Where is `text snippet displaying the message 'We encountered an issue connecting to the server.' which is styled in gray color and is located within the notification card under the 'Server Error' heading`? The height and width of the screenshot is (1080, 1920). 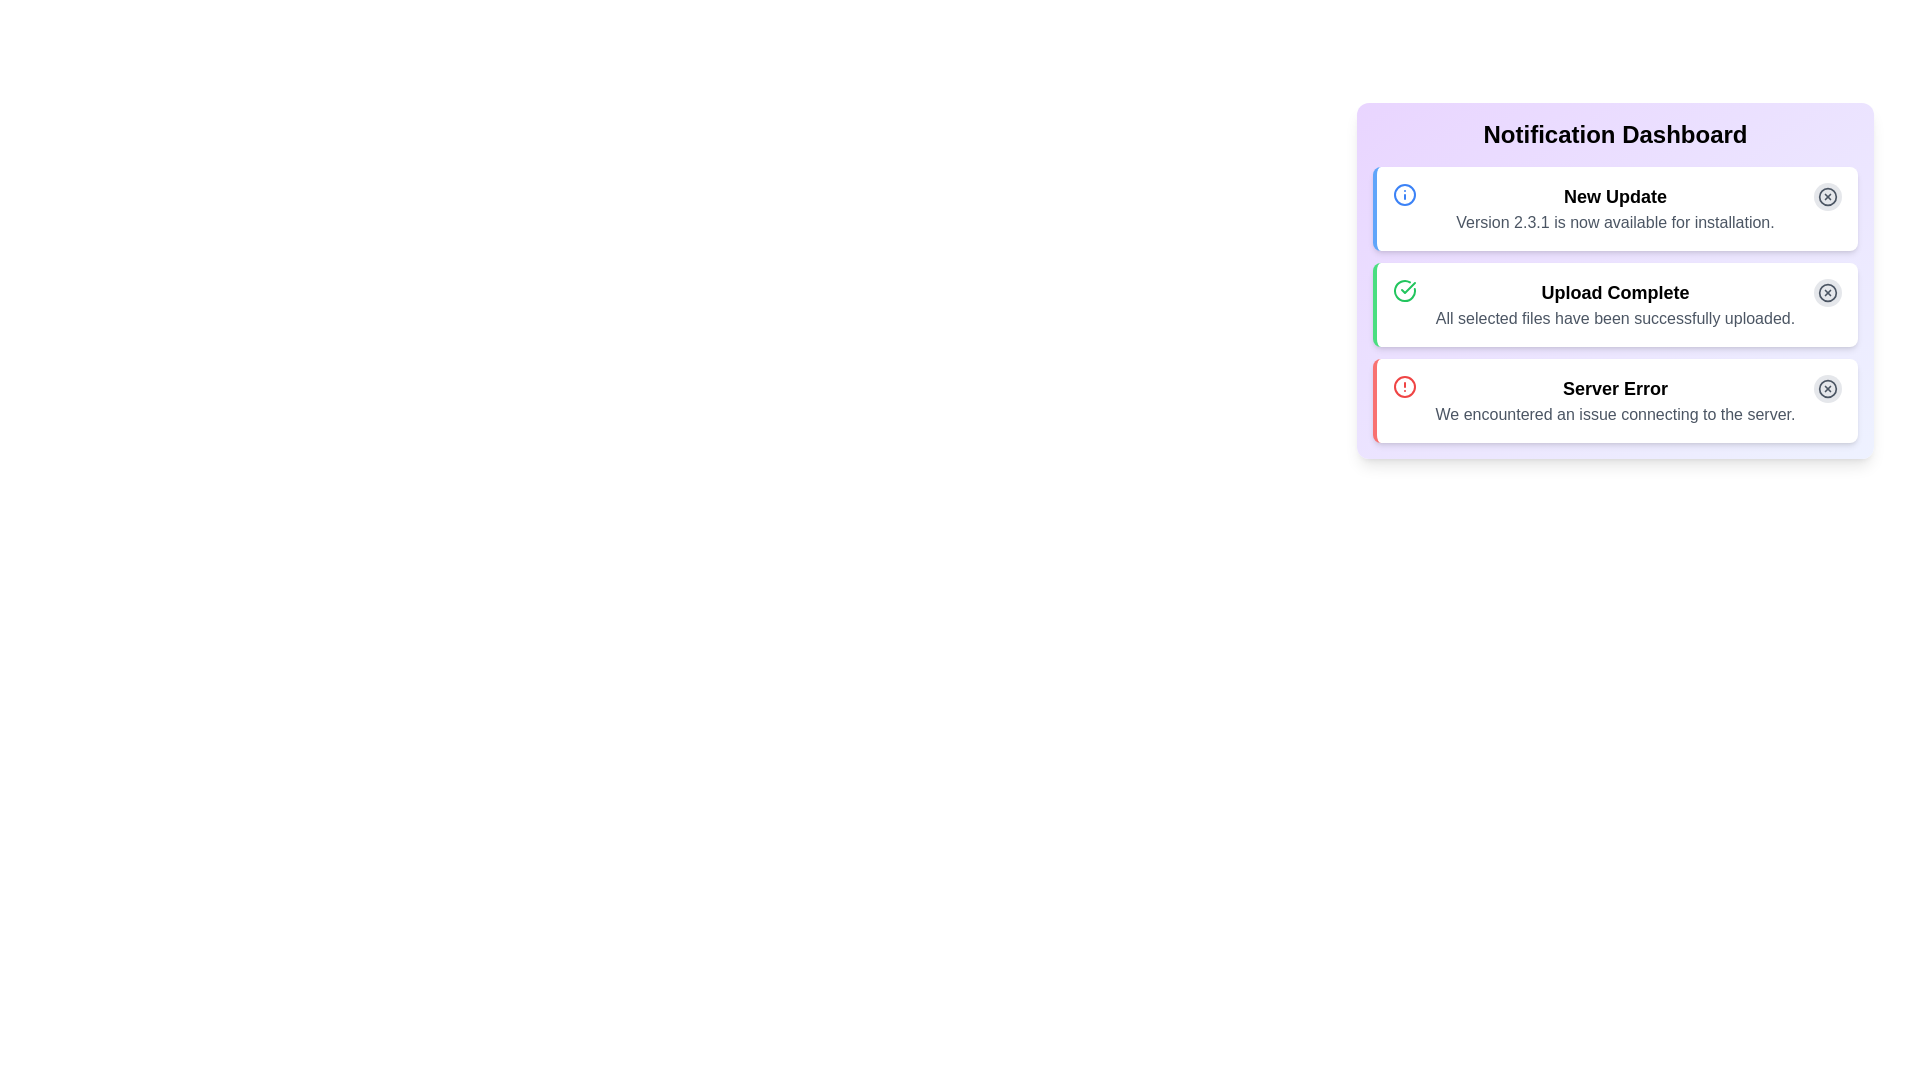 text snippet displaying the message 'We encountered an issue connecting to the server.' which is styled in gray color and is located within the notification card under the 'Server Error' heading is located at coordinates (1615, 414).